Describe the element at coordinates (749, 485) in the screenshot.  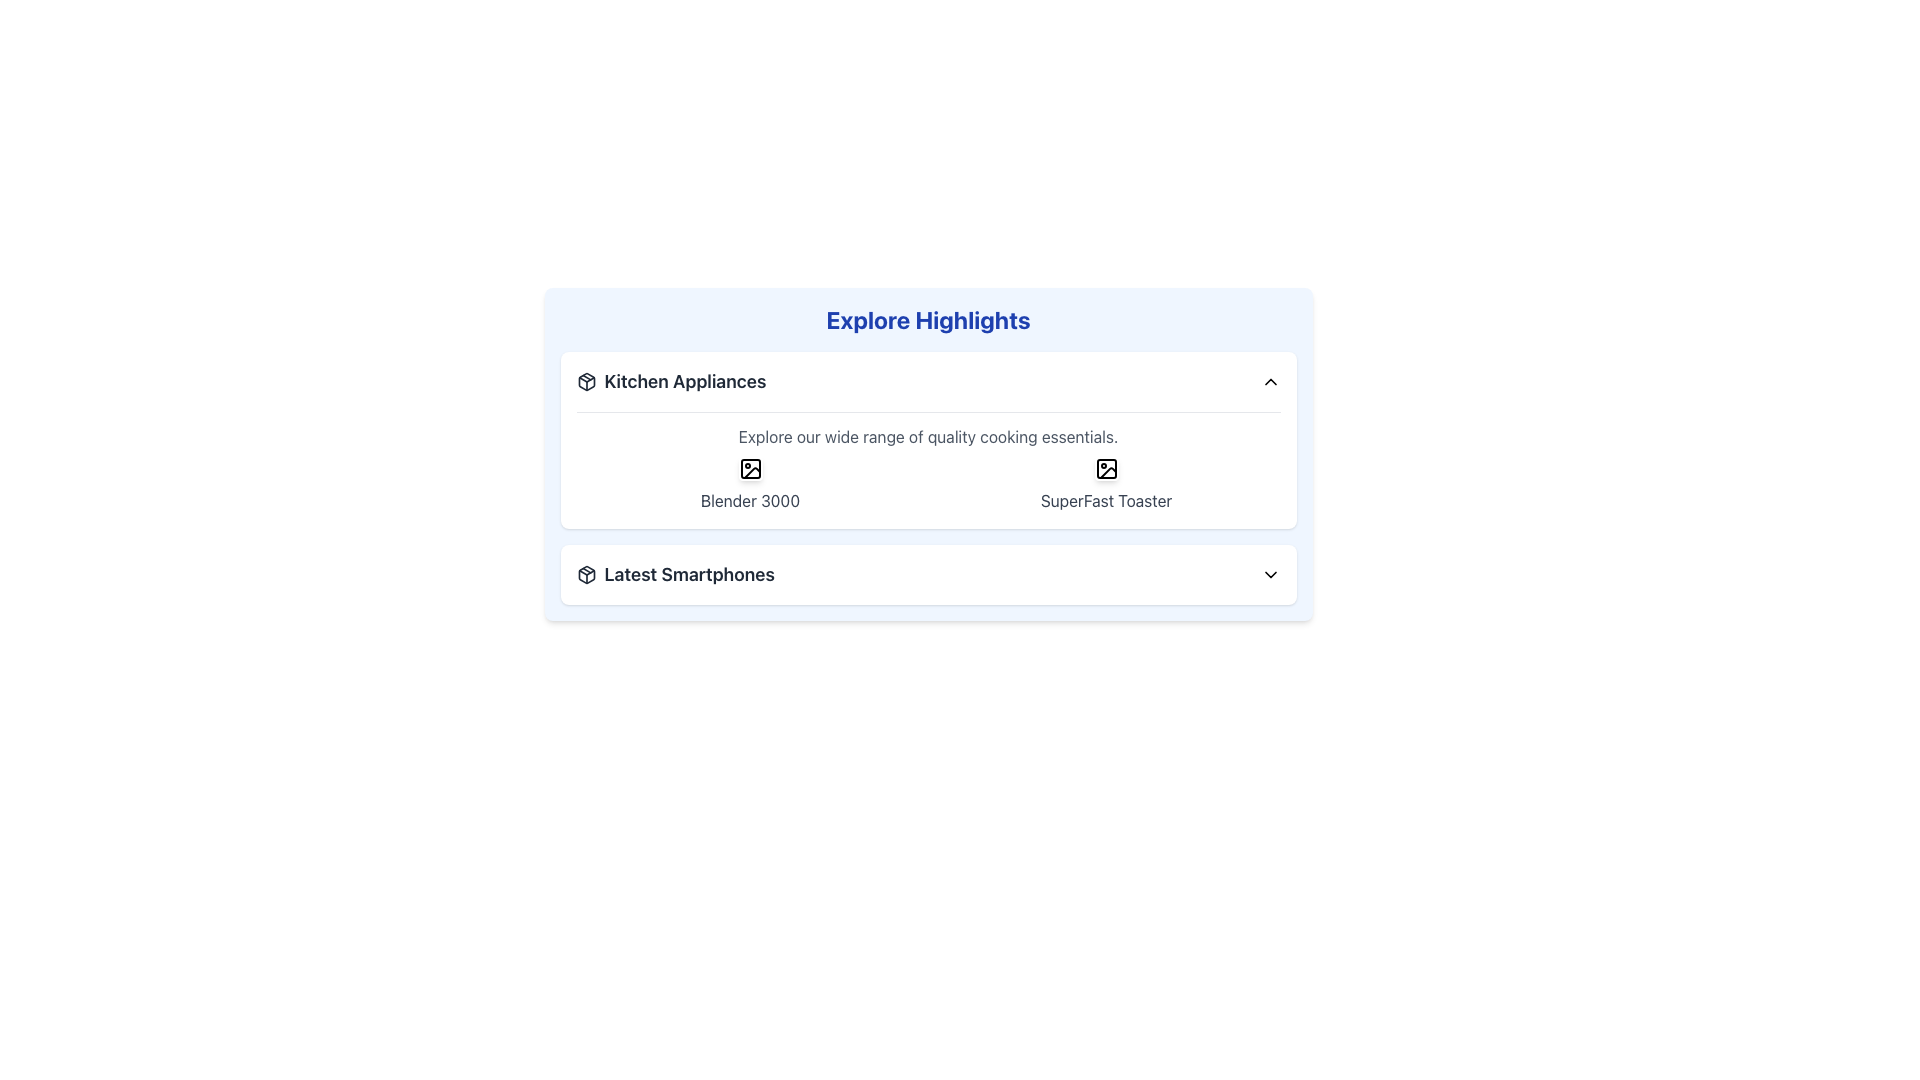
I see `the 'Blender 3000' product display element located in the 'Kitchen Appliances' section, which is the first element in a two-column layout` at that location.